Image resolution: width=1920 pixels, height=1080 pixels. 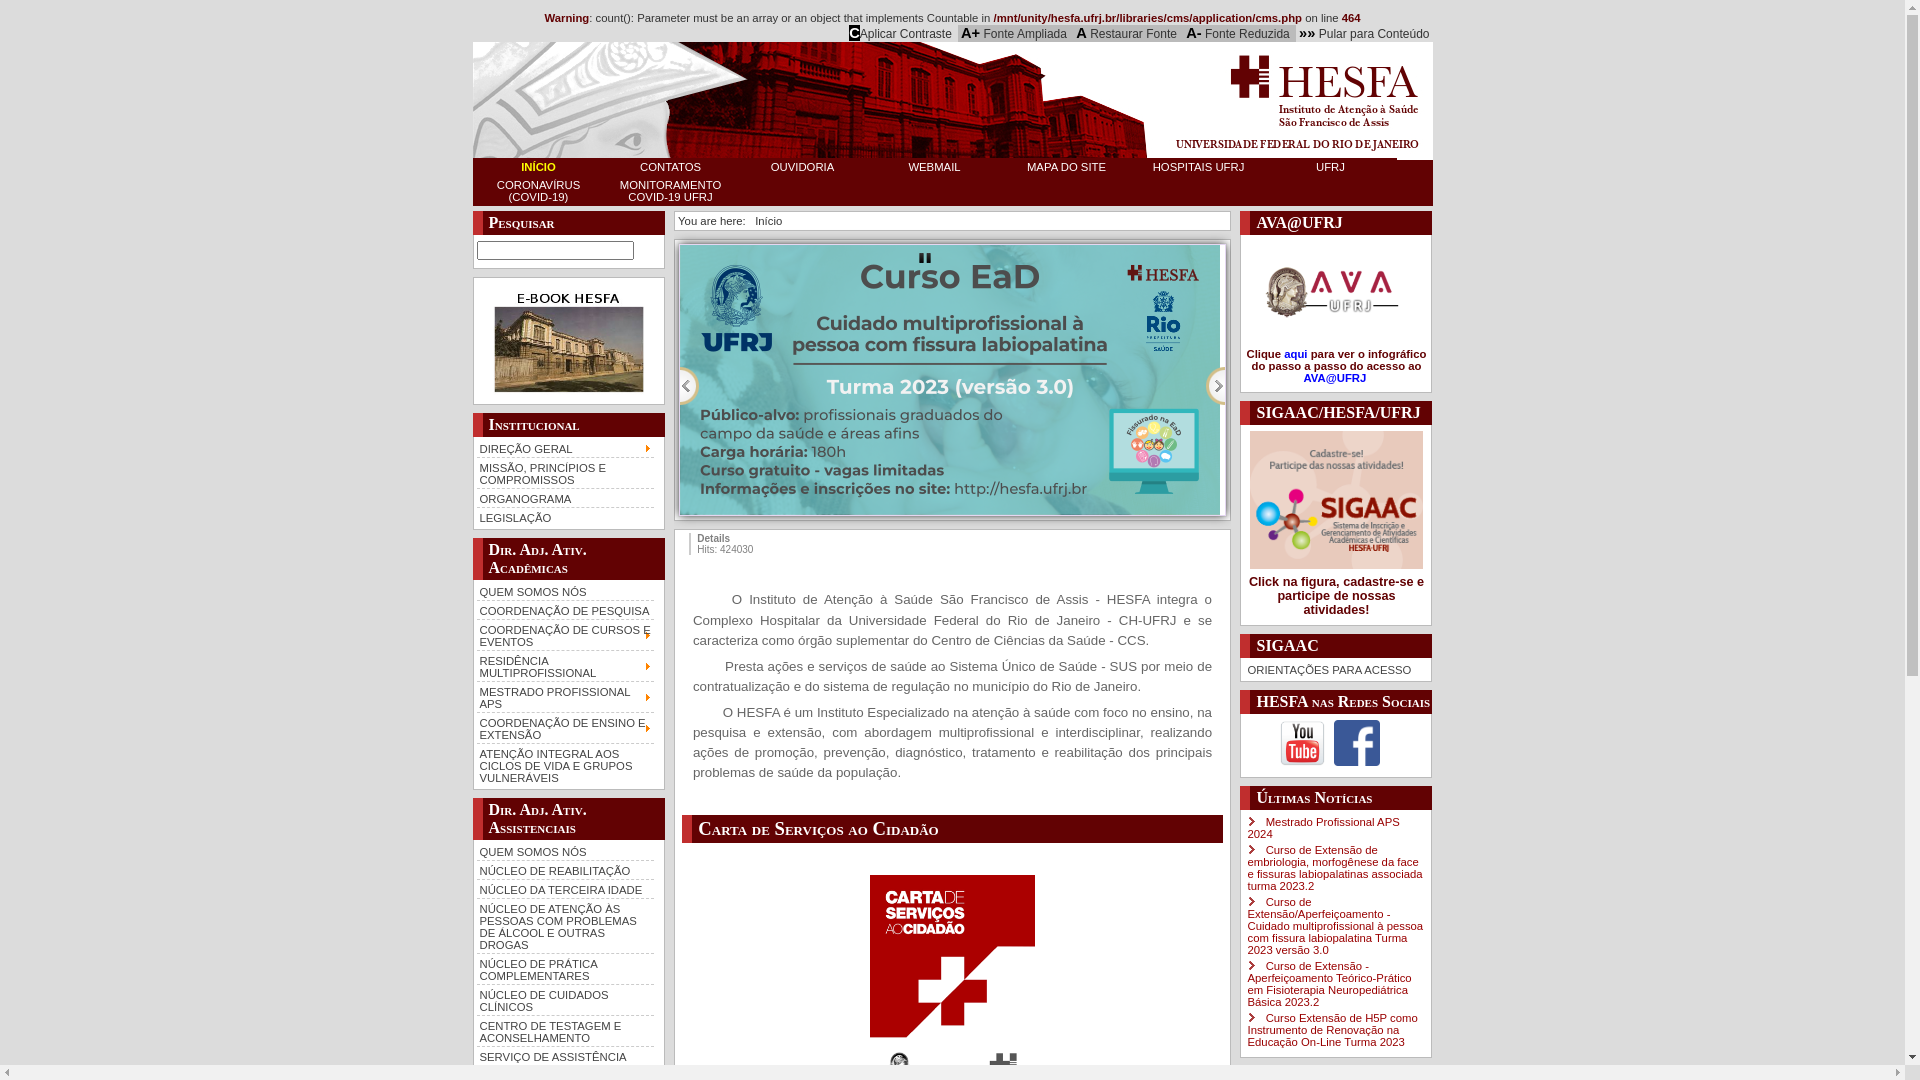 I want to click on 'HOSPITAIS UFRJ', so click(x=1132, y=165).